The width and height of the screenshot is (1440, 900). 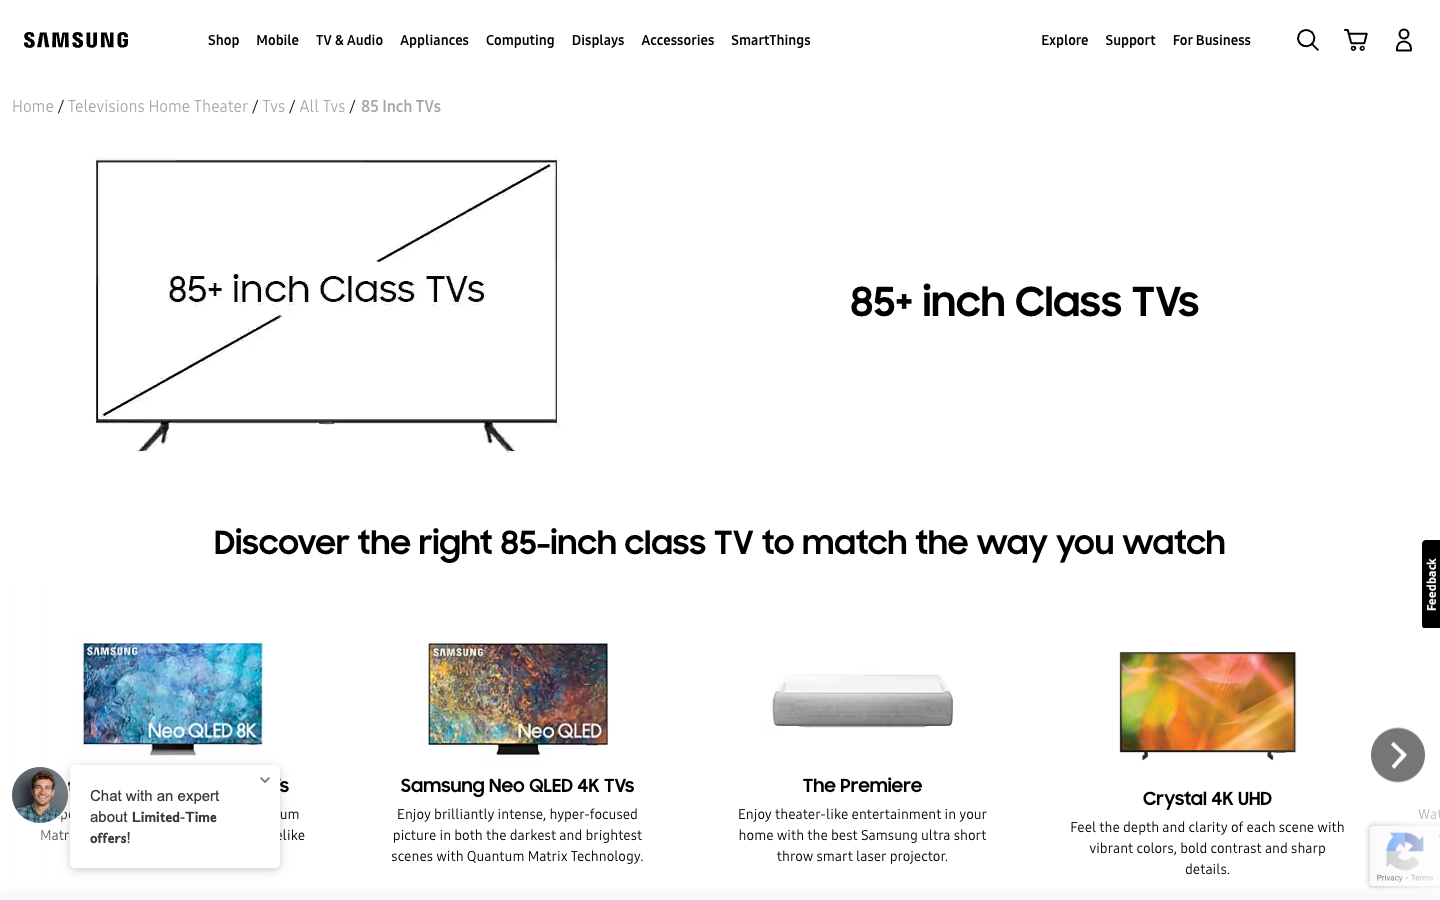 What do you see at coordinates (769, 38) in the screenshot?
I see `Visit and select the SmartThings option from the main menu` at bounding box center [769, 38].